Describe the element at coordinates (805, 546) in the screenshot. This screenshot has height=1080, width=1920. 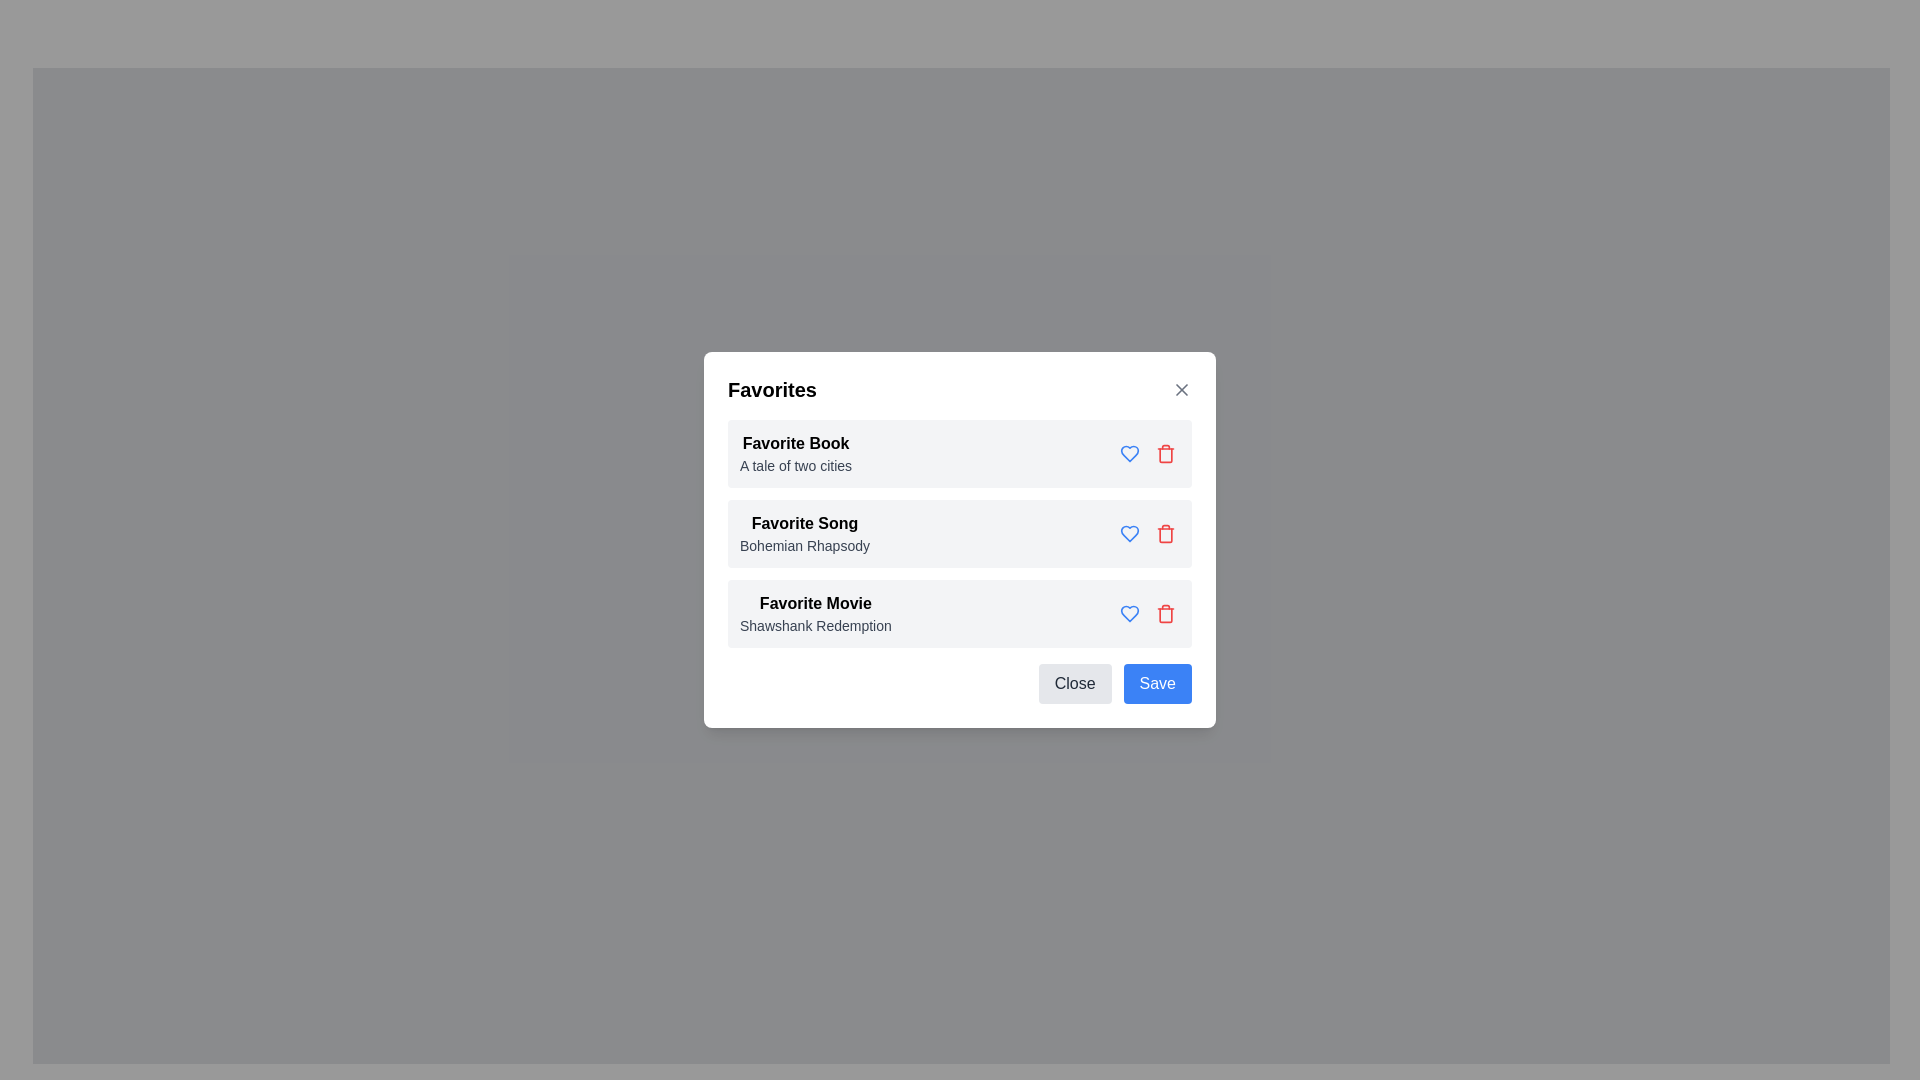
I see `the text label displaying 'Bohemian Rhapsody', which is located beneath the bold text 'Favorite Song' in a small, gray-colored font` at that location.